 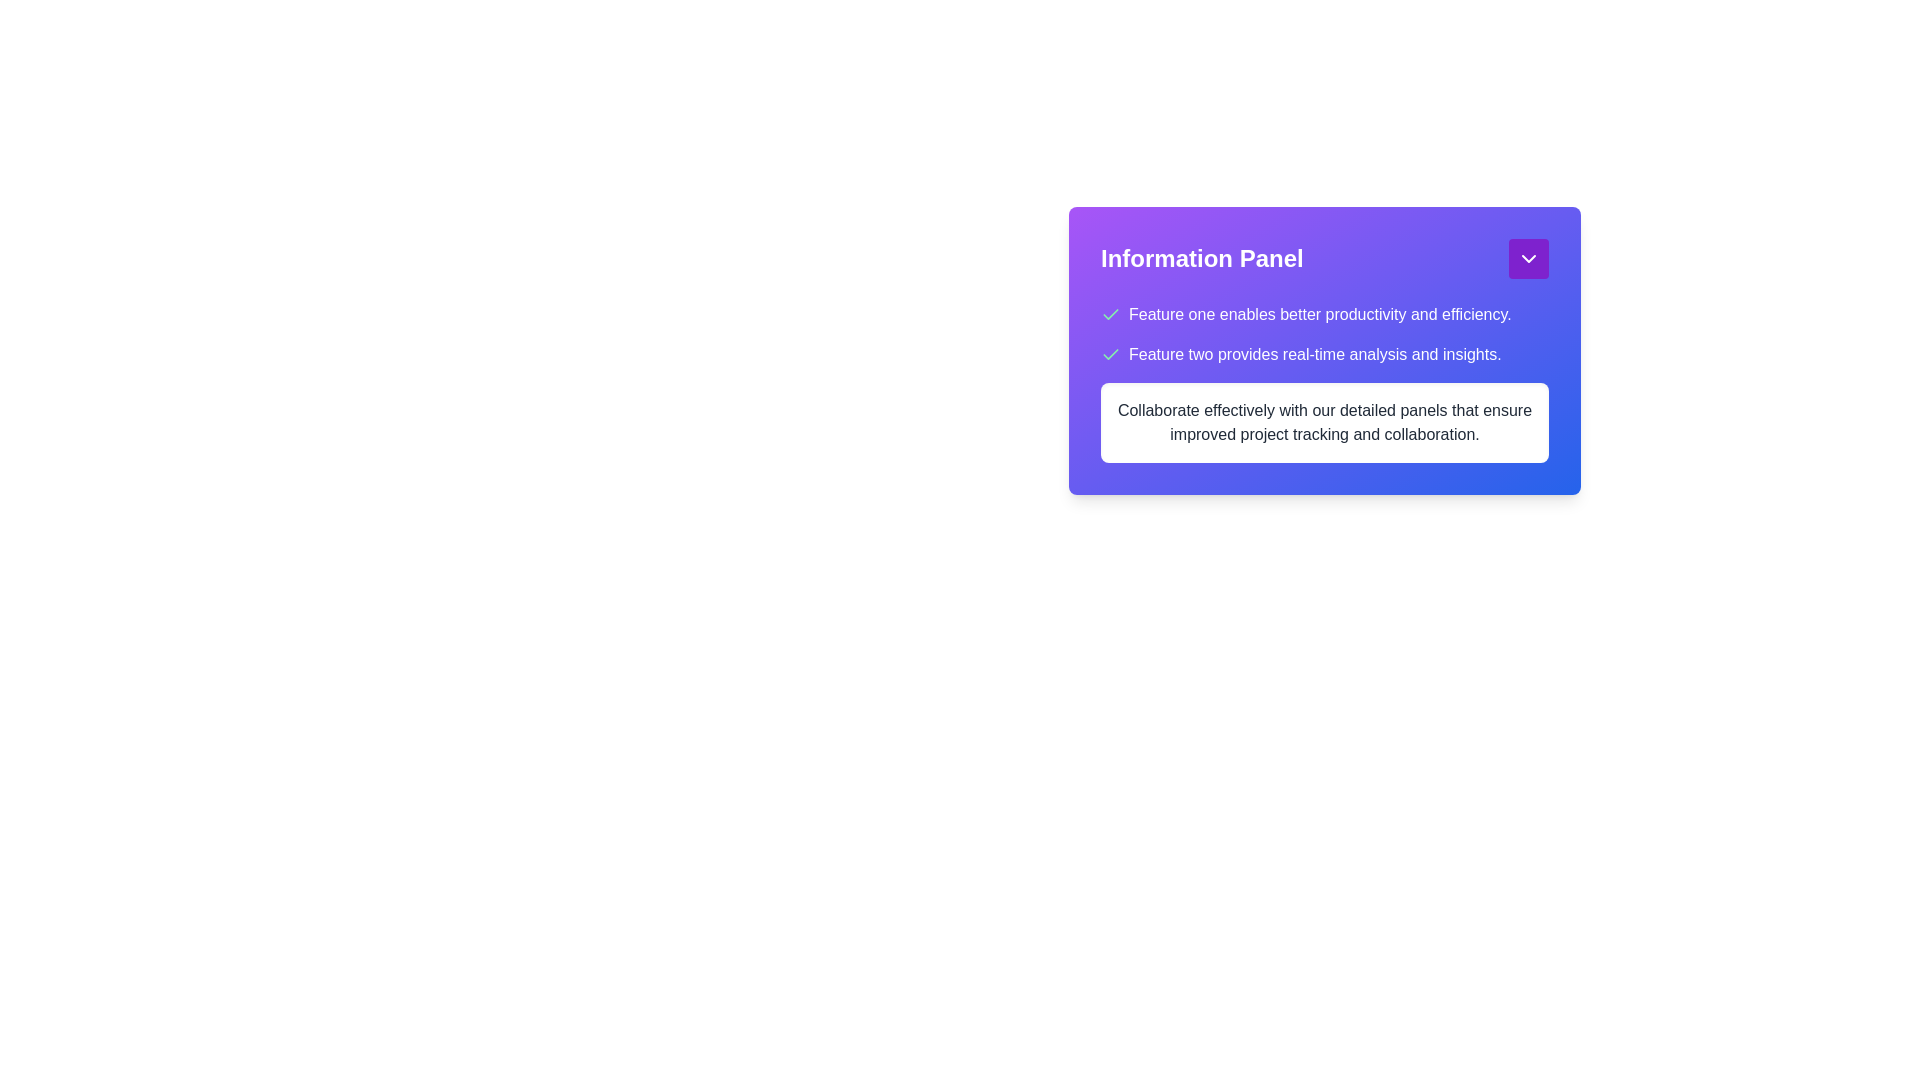 What do you see at coordinates (1320, 315) in the screenshot?
I see `the static text element that communicates a feature description, located next to a green checkmark icon and positioned in the top half of the information panel` at bounding box center [1320, 315].